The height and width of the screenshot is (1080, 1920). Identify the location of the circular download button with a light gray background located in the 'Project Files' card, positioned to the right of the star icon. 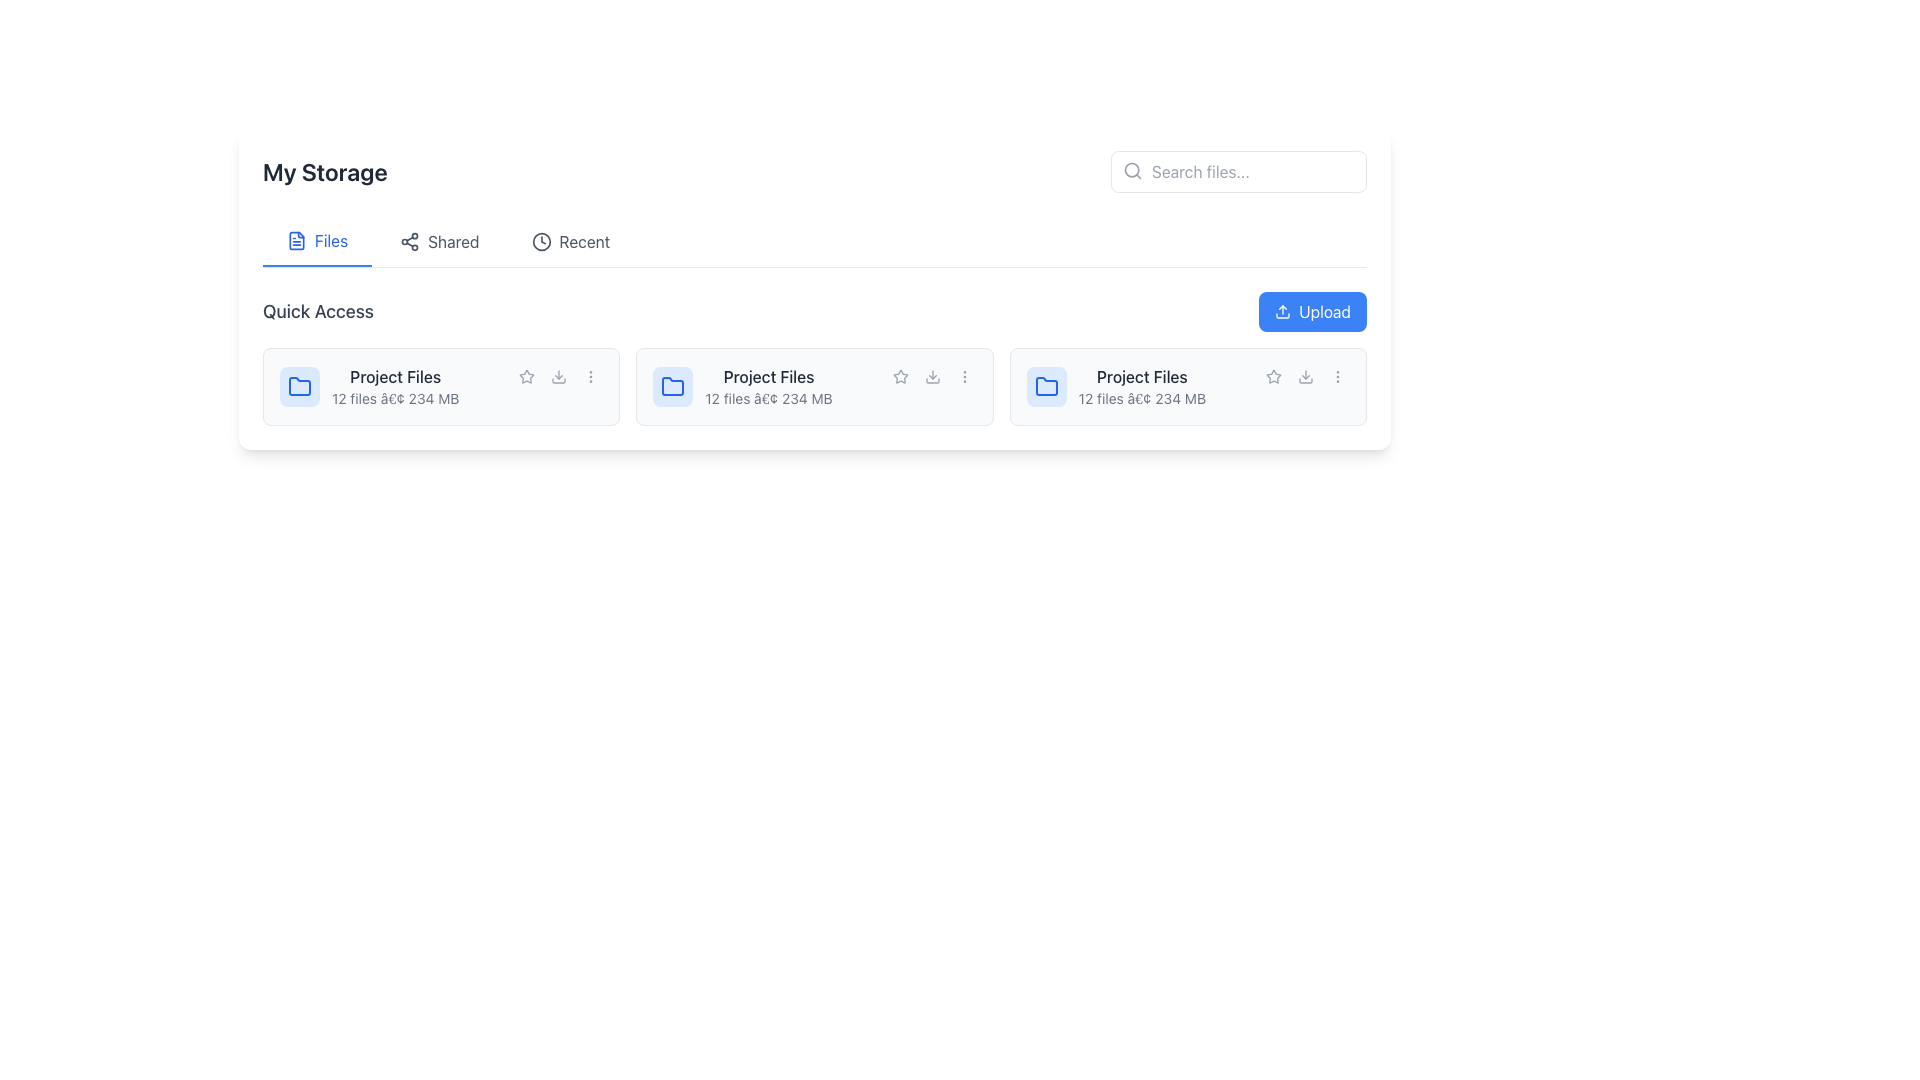
(931, 377).